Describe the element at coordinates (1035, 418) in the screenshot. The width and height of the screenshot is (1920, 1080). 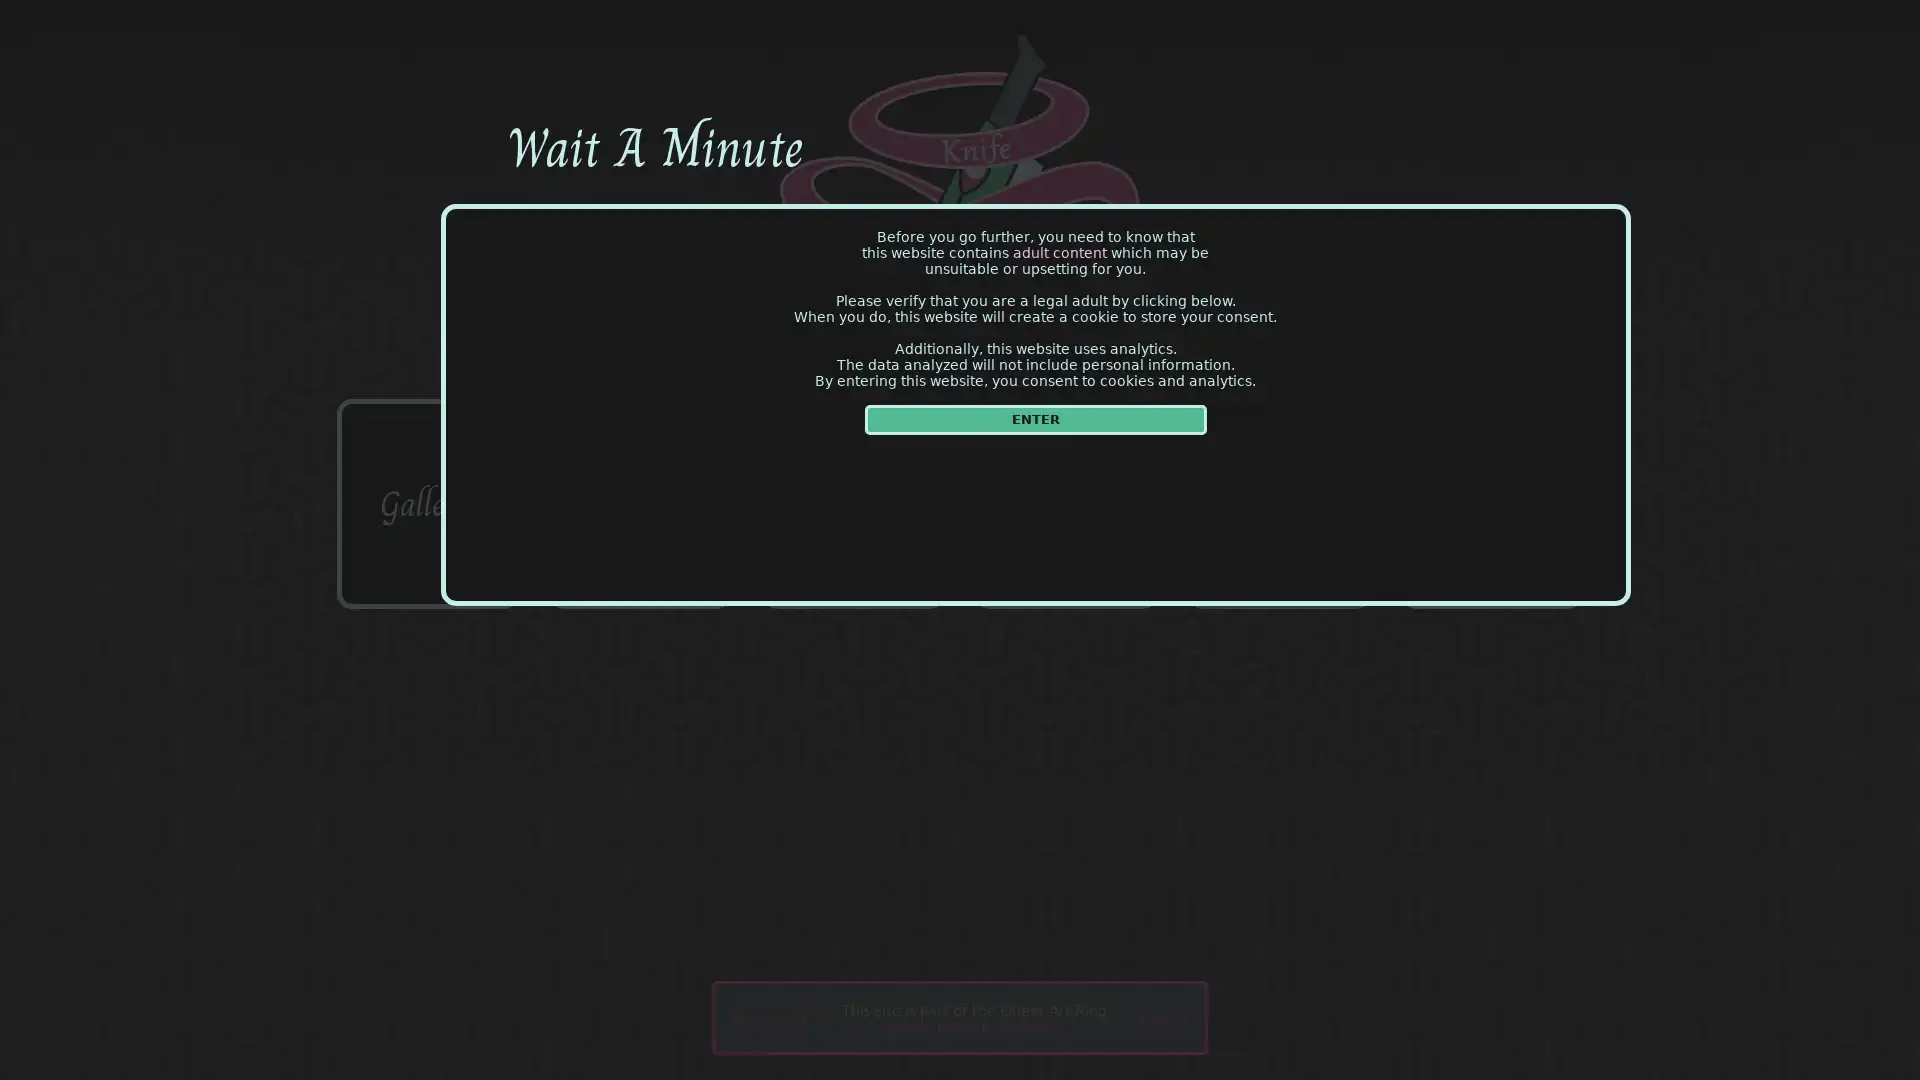
I see `ENTER` at that location.